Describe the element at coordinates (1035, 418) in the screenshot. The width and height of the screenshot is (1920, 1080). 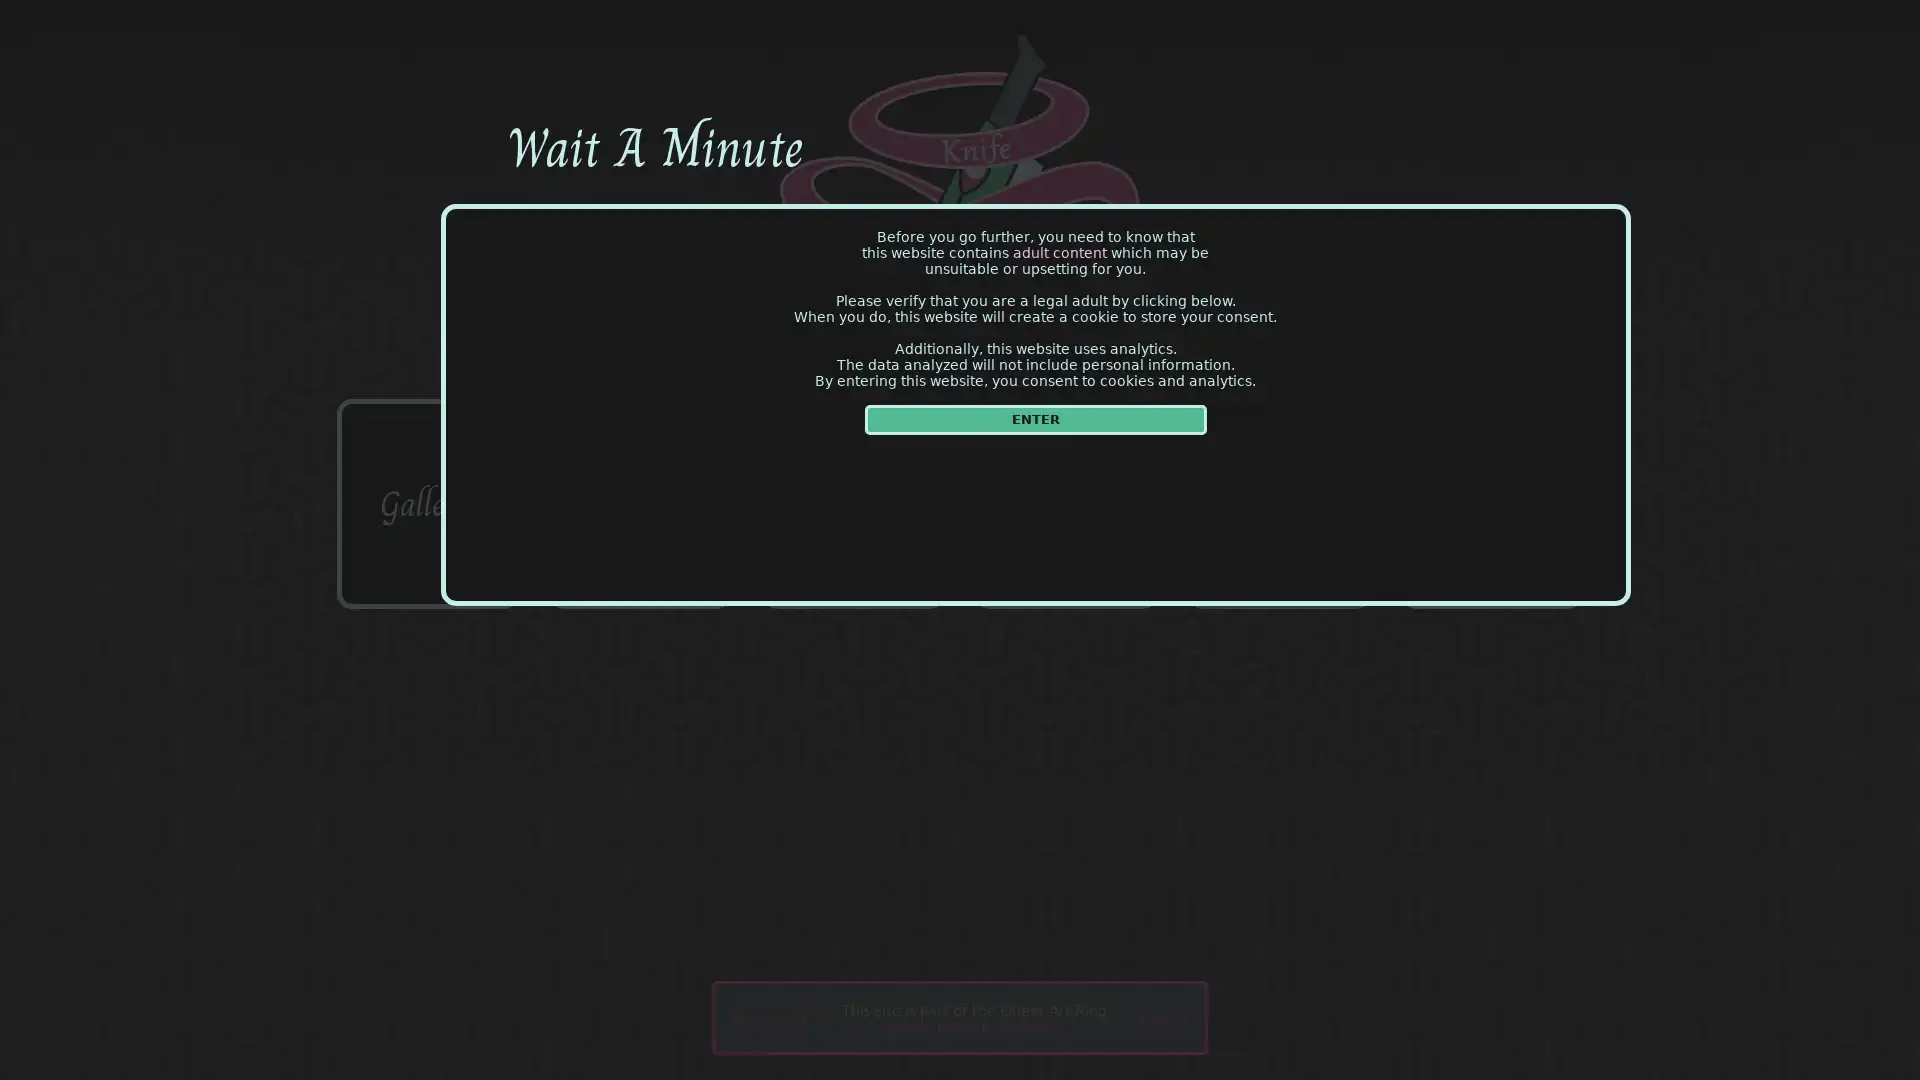
I see `ENTER` at that location.